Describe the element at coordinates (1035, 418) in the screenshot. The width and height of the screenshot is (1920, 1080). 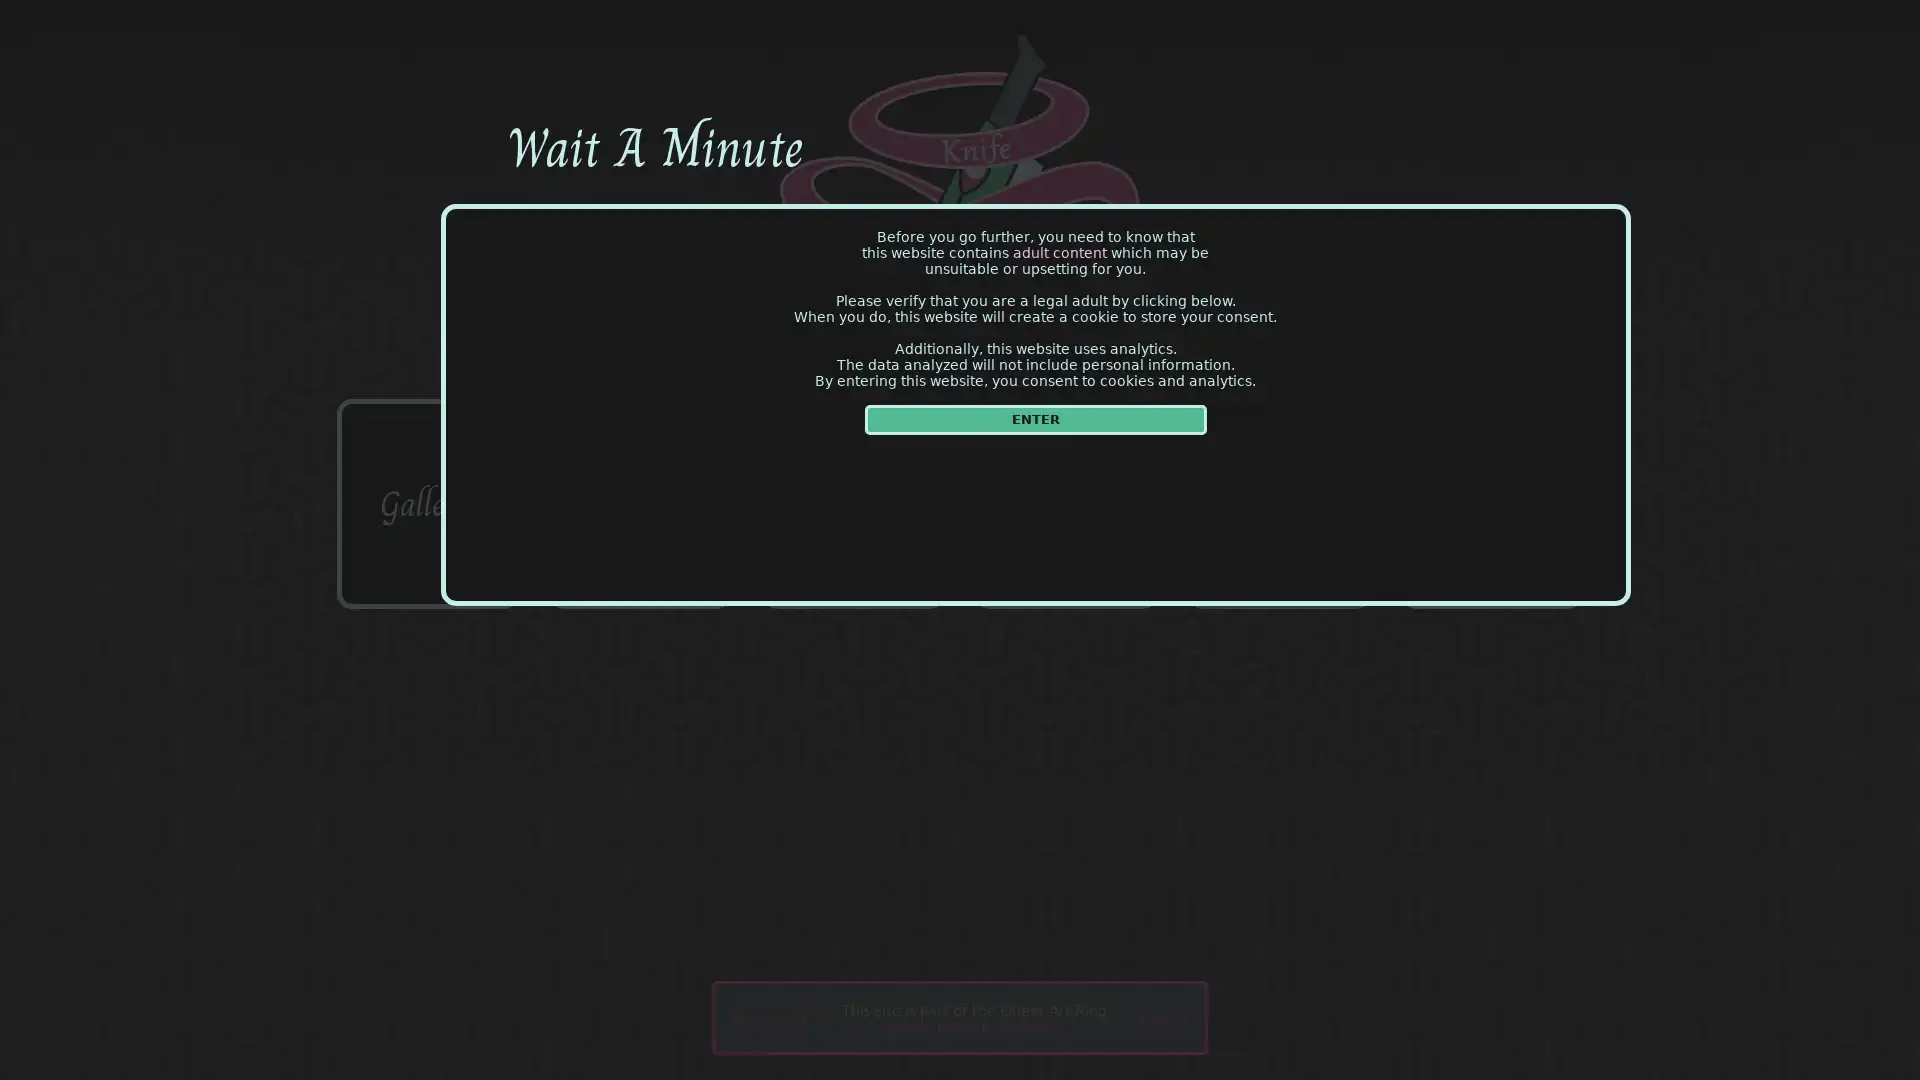
I see `ENTER` at that location.